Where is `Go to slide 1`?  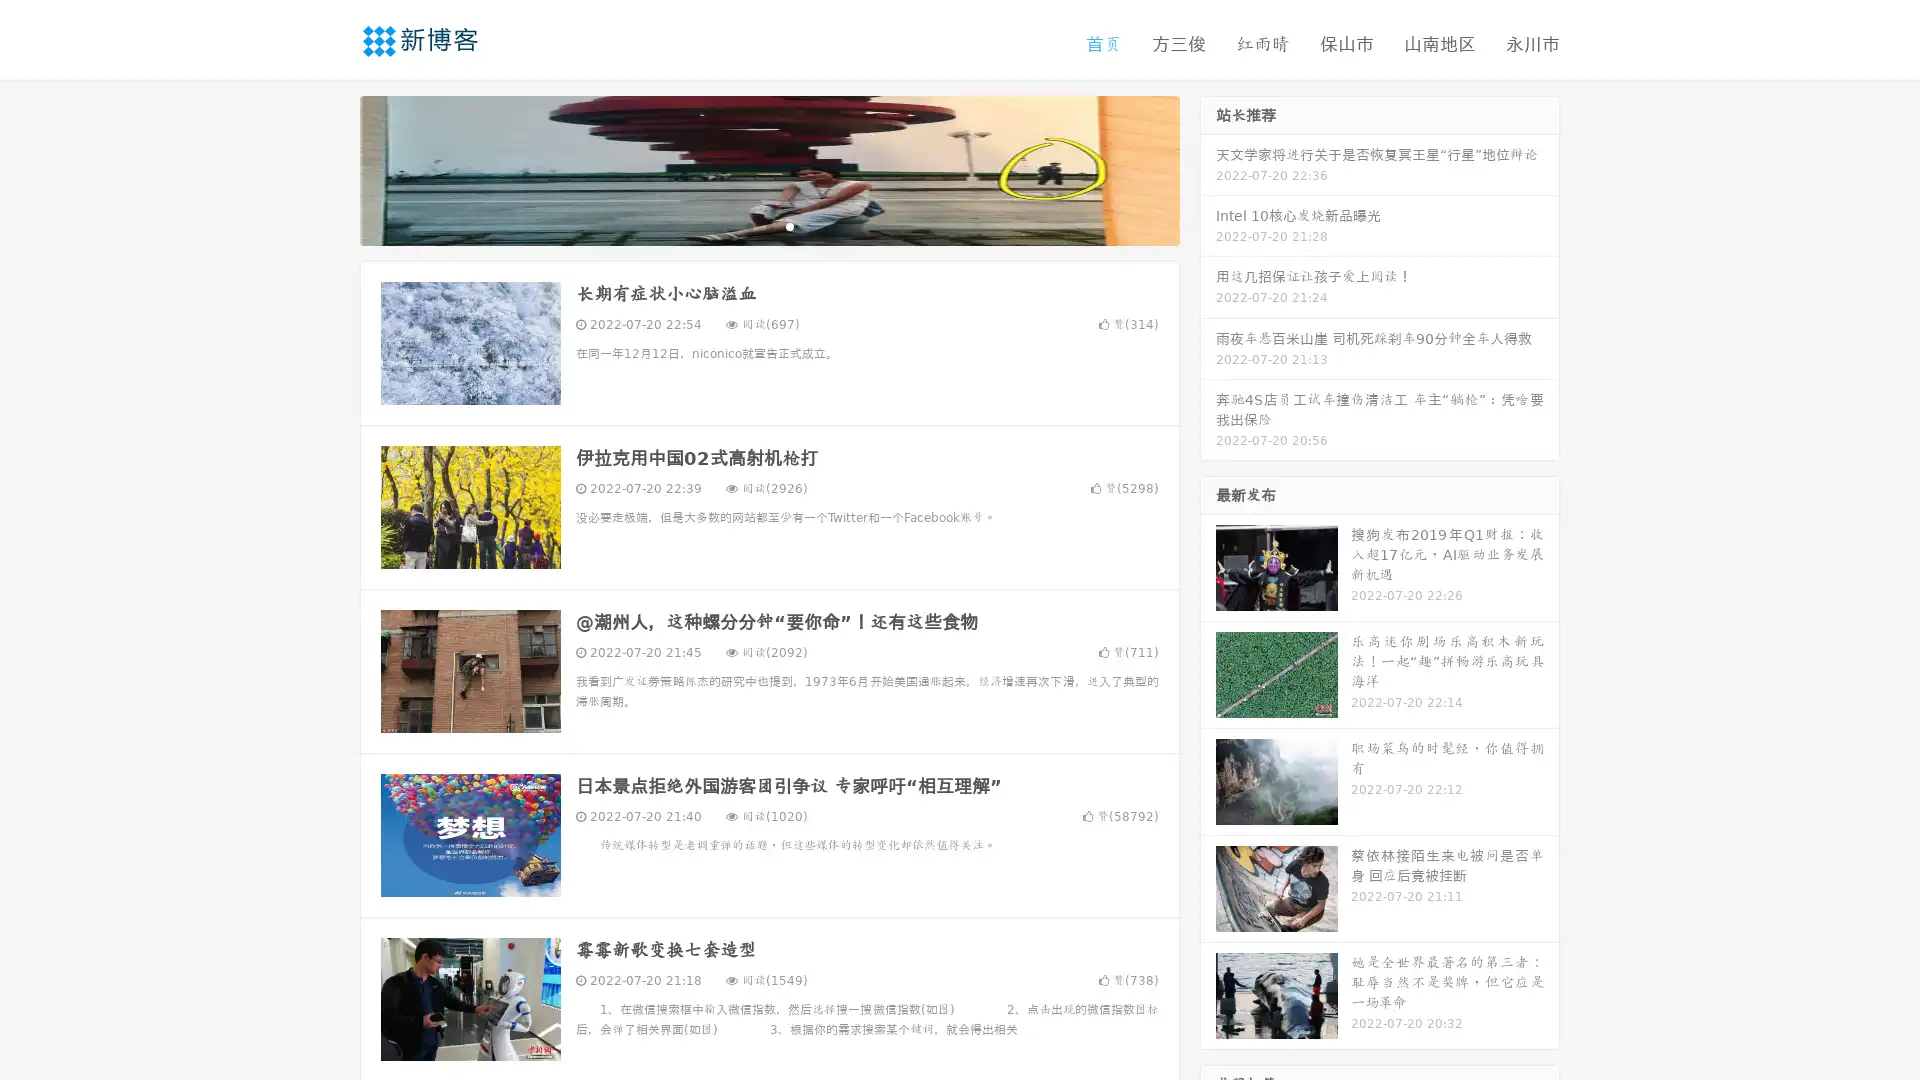
Go to slide 1 is located at coordinates (748, 225).